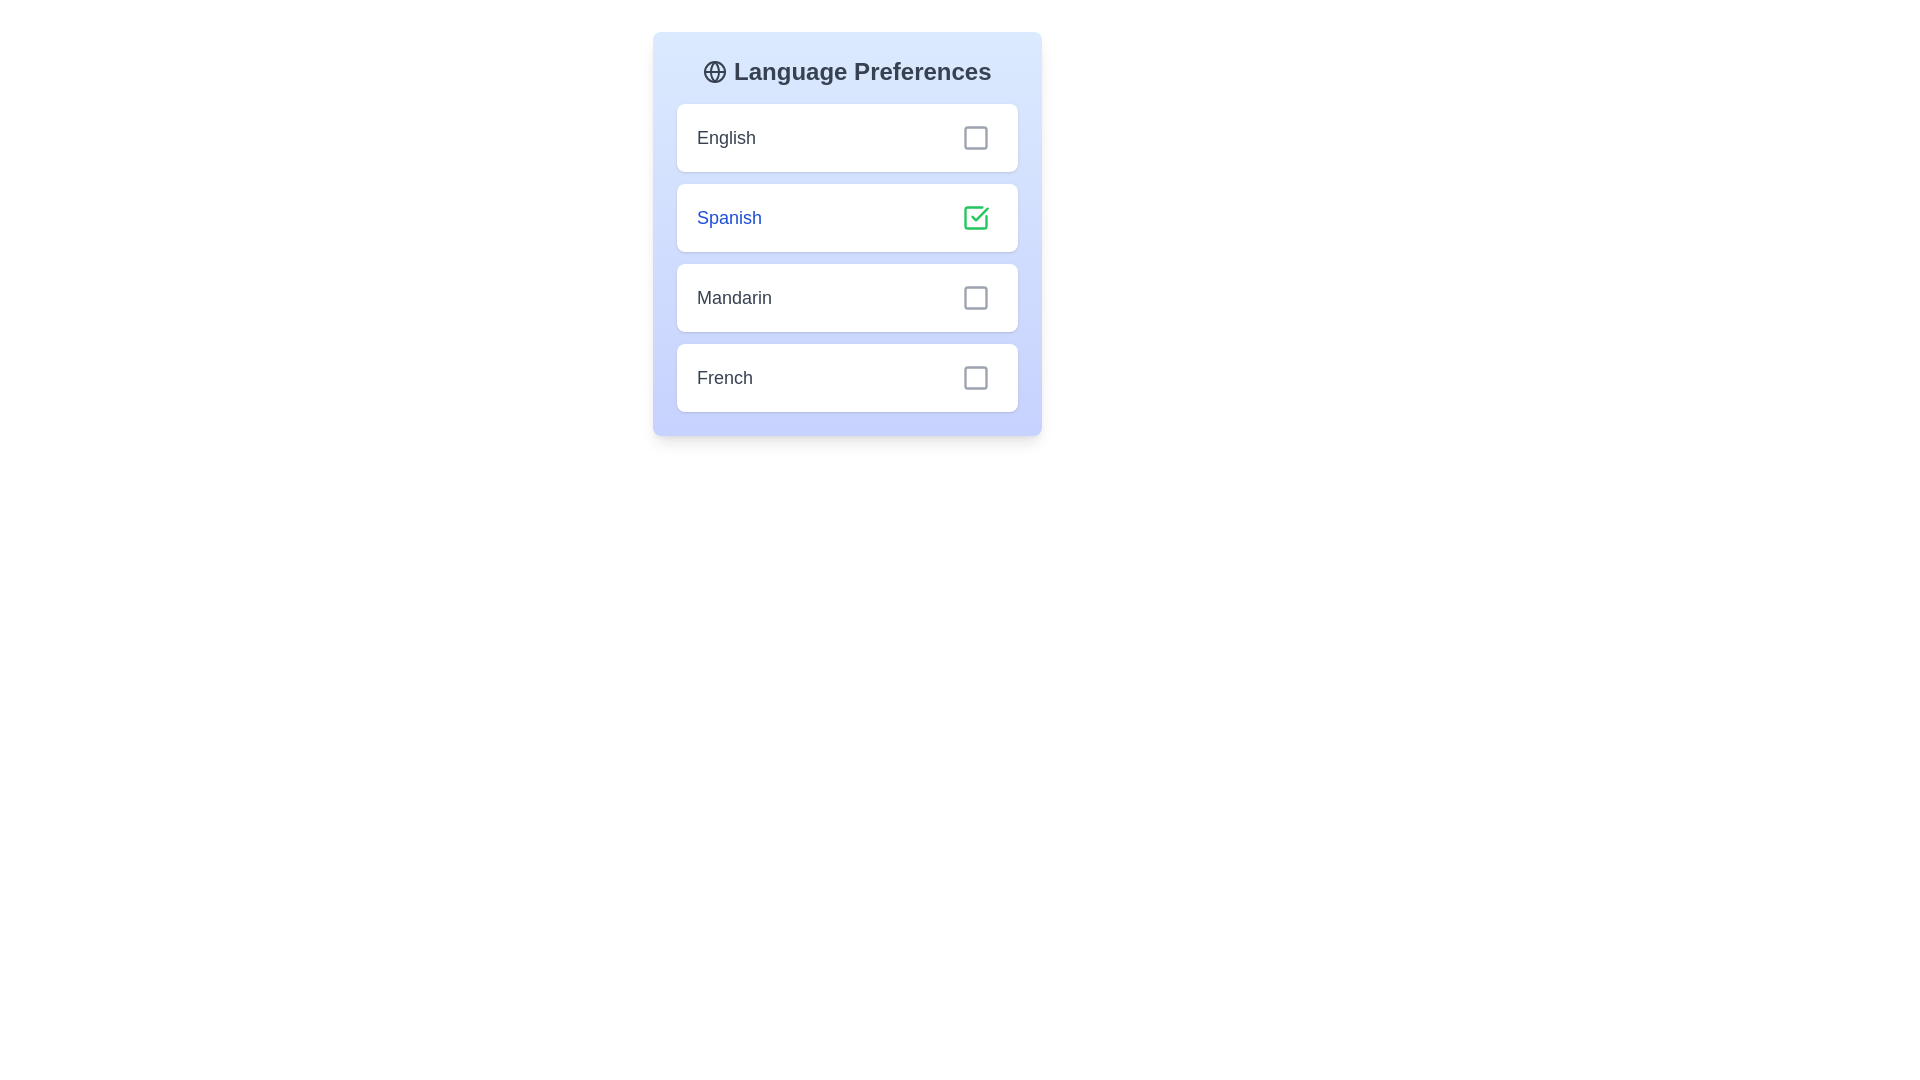 This screenshot has height=1080, width=1920. What do you see at coordinates (725, 137) in the screenshot?
I see `the 'English' language option label located in the first row under the 'Language Preferences' header, adjacent to the toggle control` at bounding box center [725, 137].